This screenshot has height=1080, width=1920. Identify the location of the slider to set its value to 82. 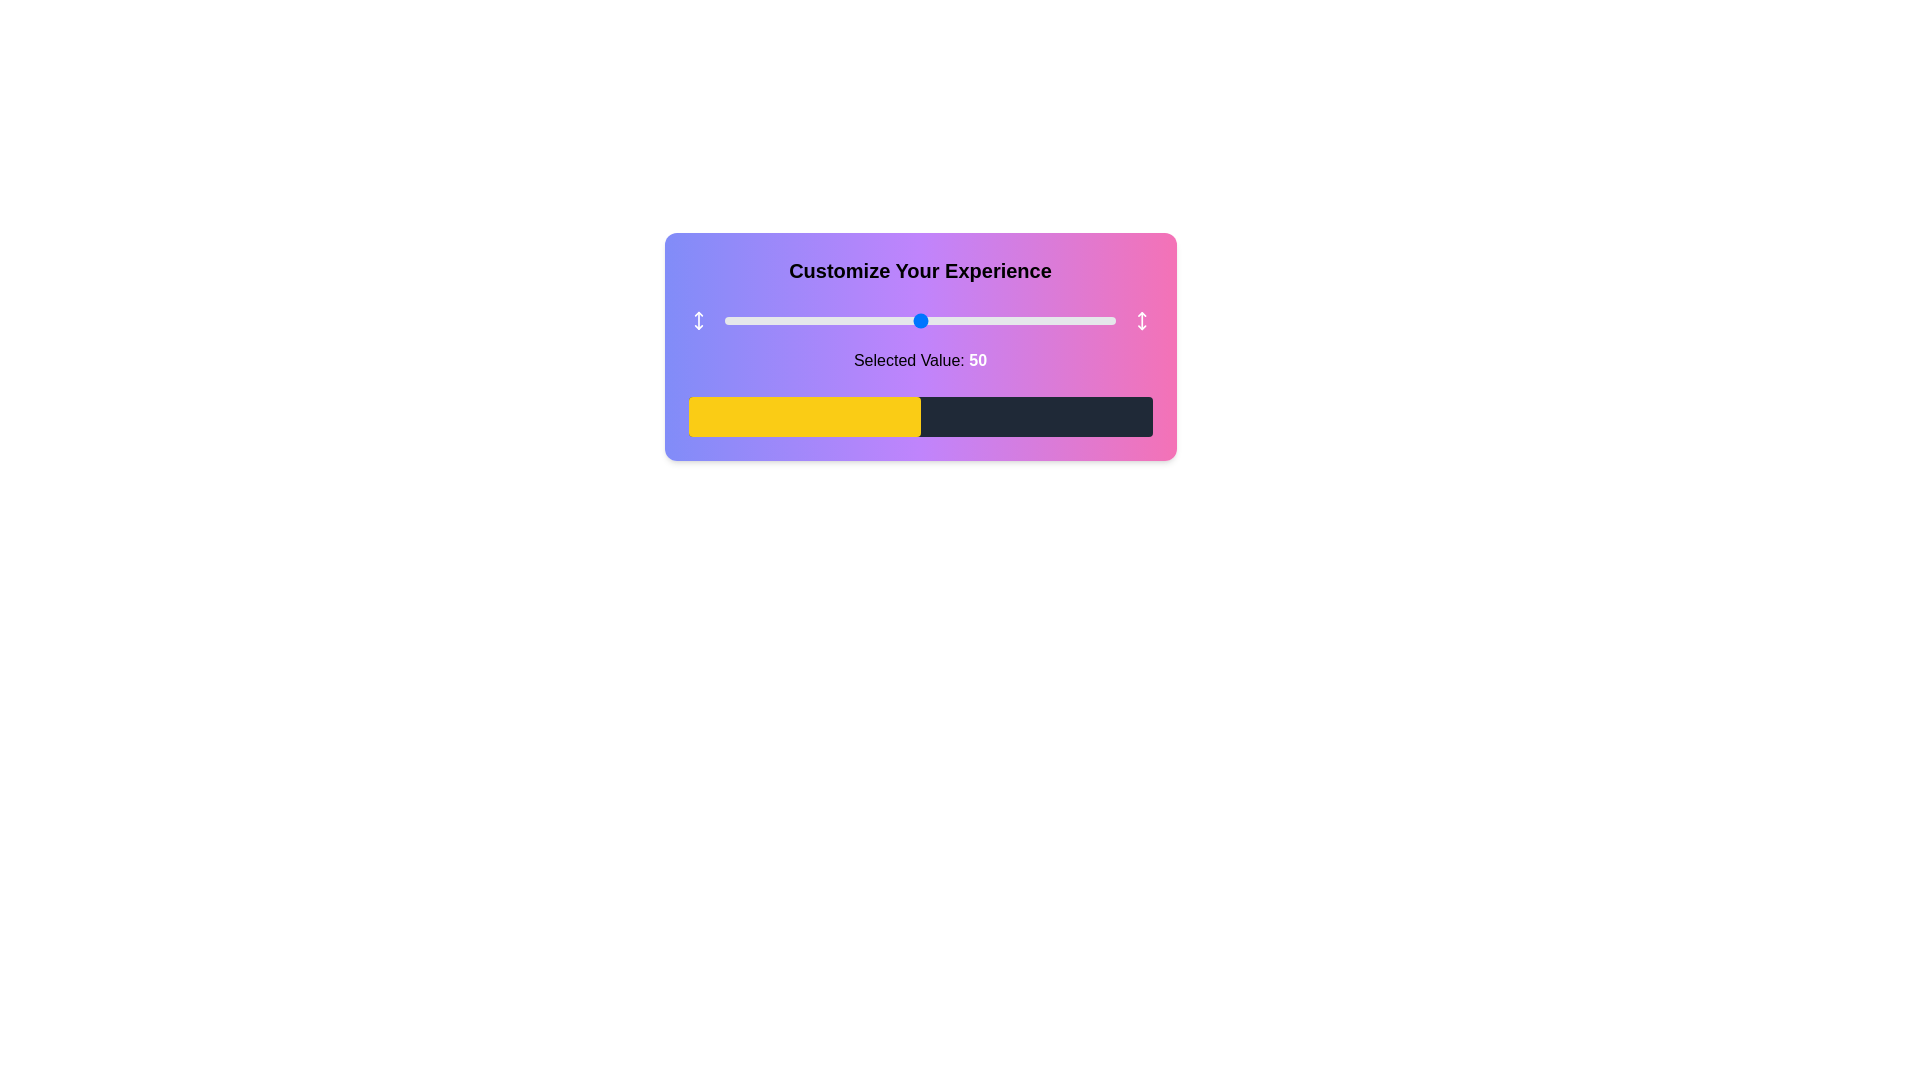
(1044, 319).